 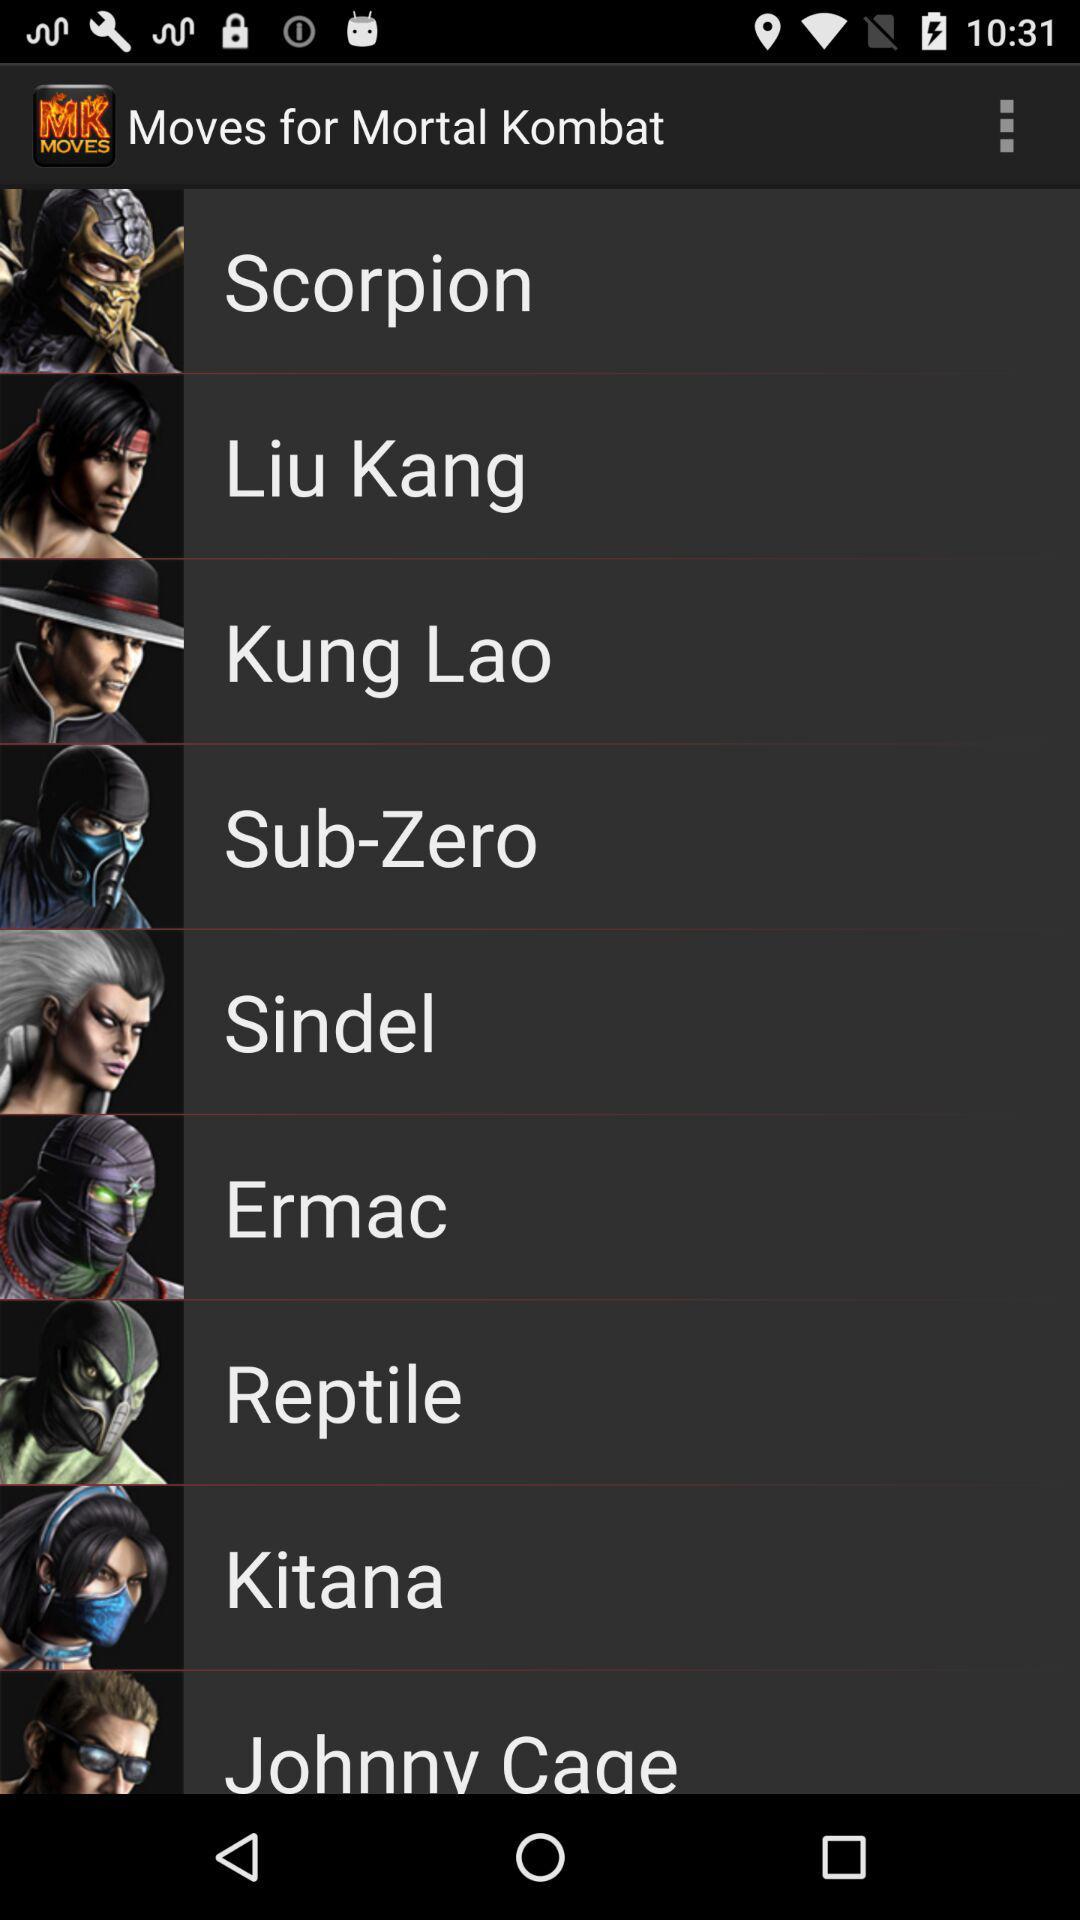 What do you see at coordinates (451, 1751) in the screenshot?
I see `the app below kitana app` at bounding box center [451, 1751].